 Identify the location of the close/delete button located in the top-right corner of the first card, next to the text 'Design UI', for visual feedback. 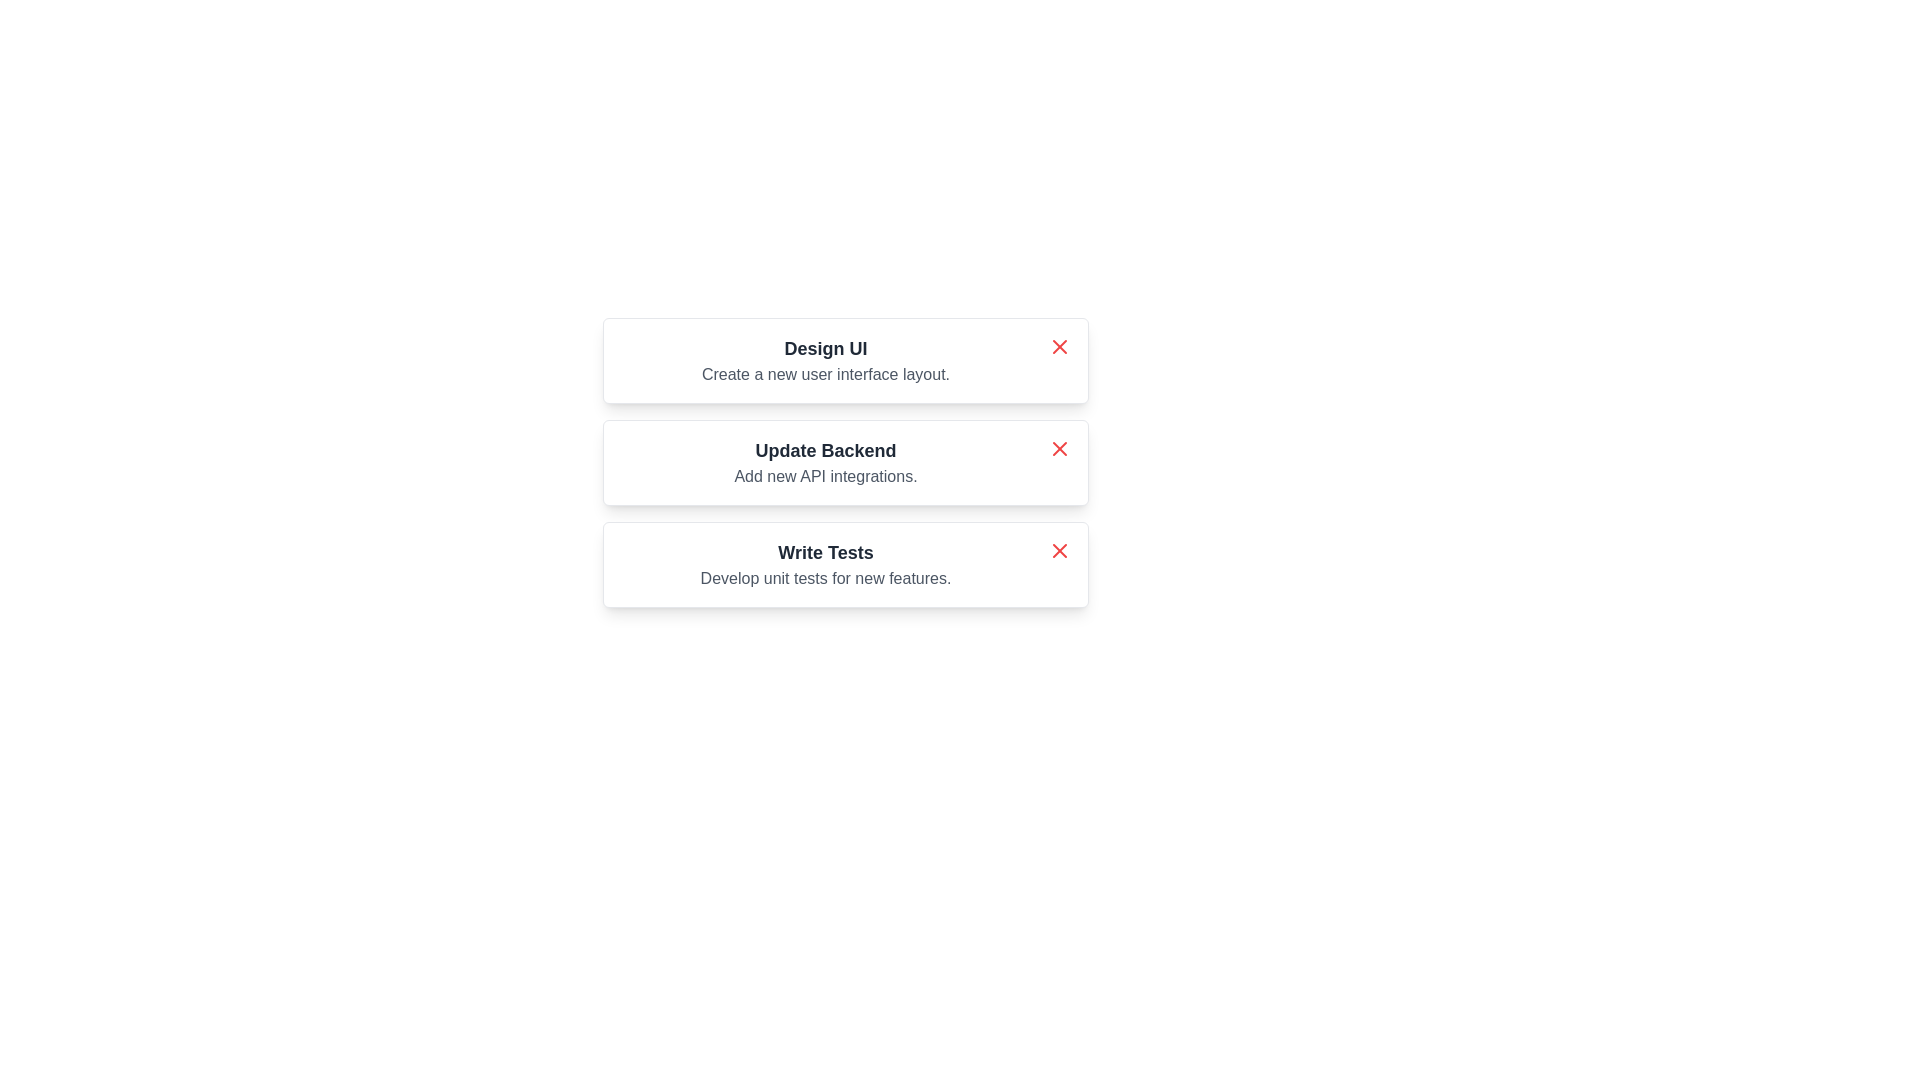
(1059, 346).